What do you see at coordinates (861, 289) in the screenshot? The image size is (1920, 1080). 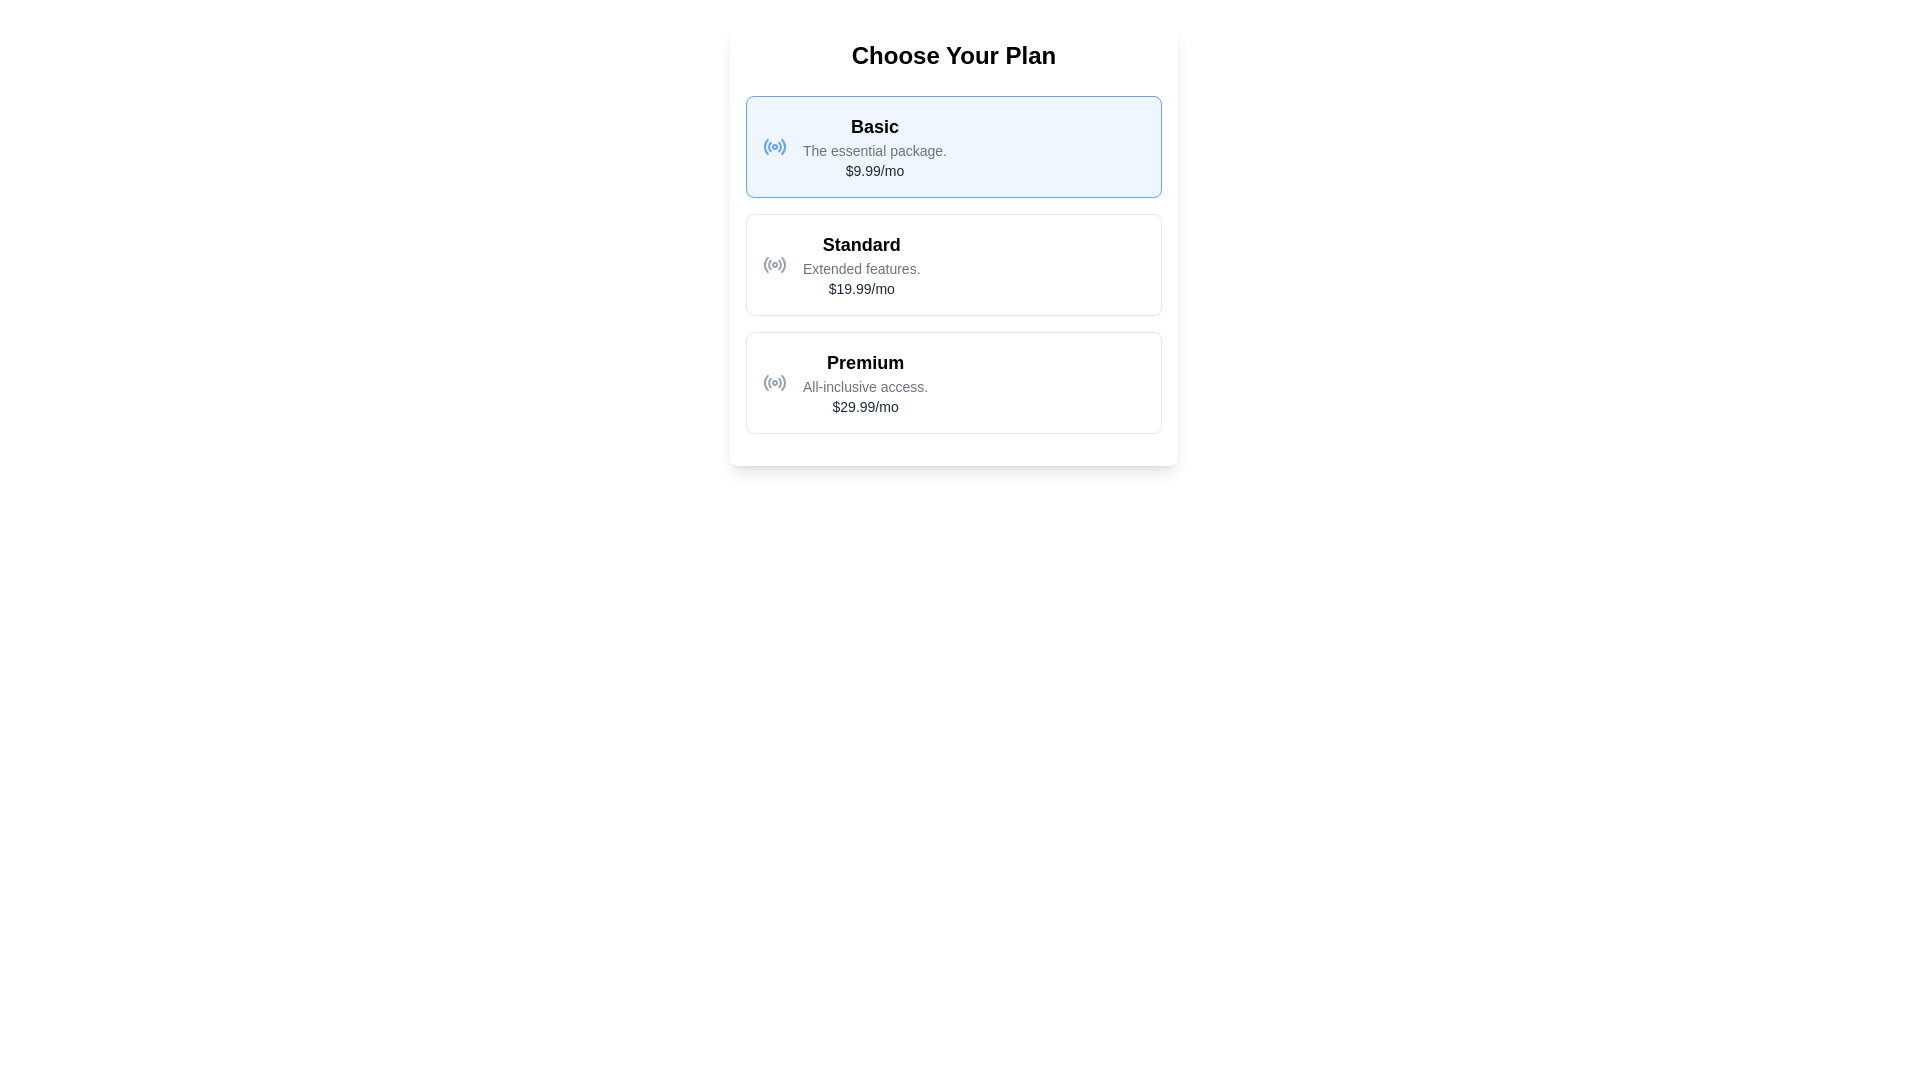 I see `the text element displaying the price '$19.99/mo', which is located below the description 'Extended features.' in the 'Standard' pricing option card` at bounding box center [861, 289].